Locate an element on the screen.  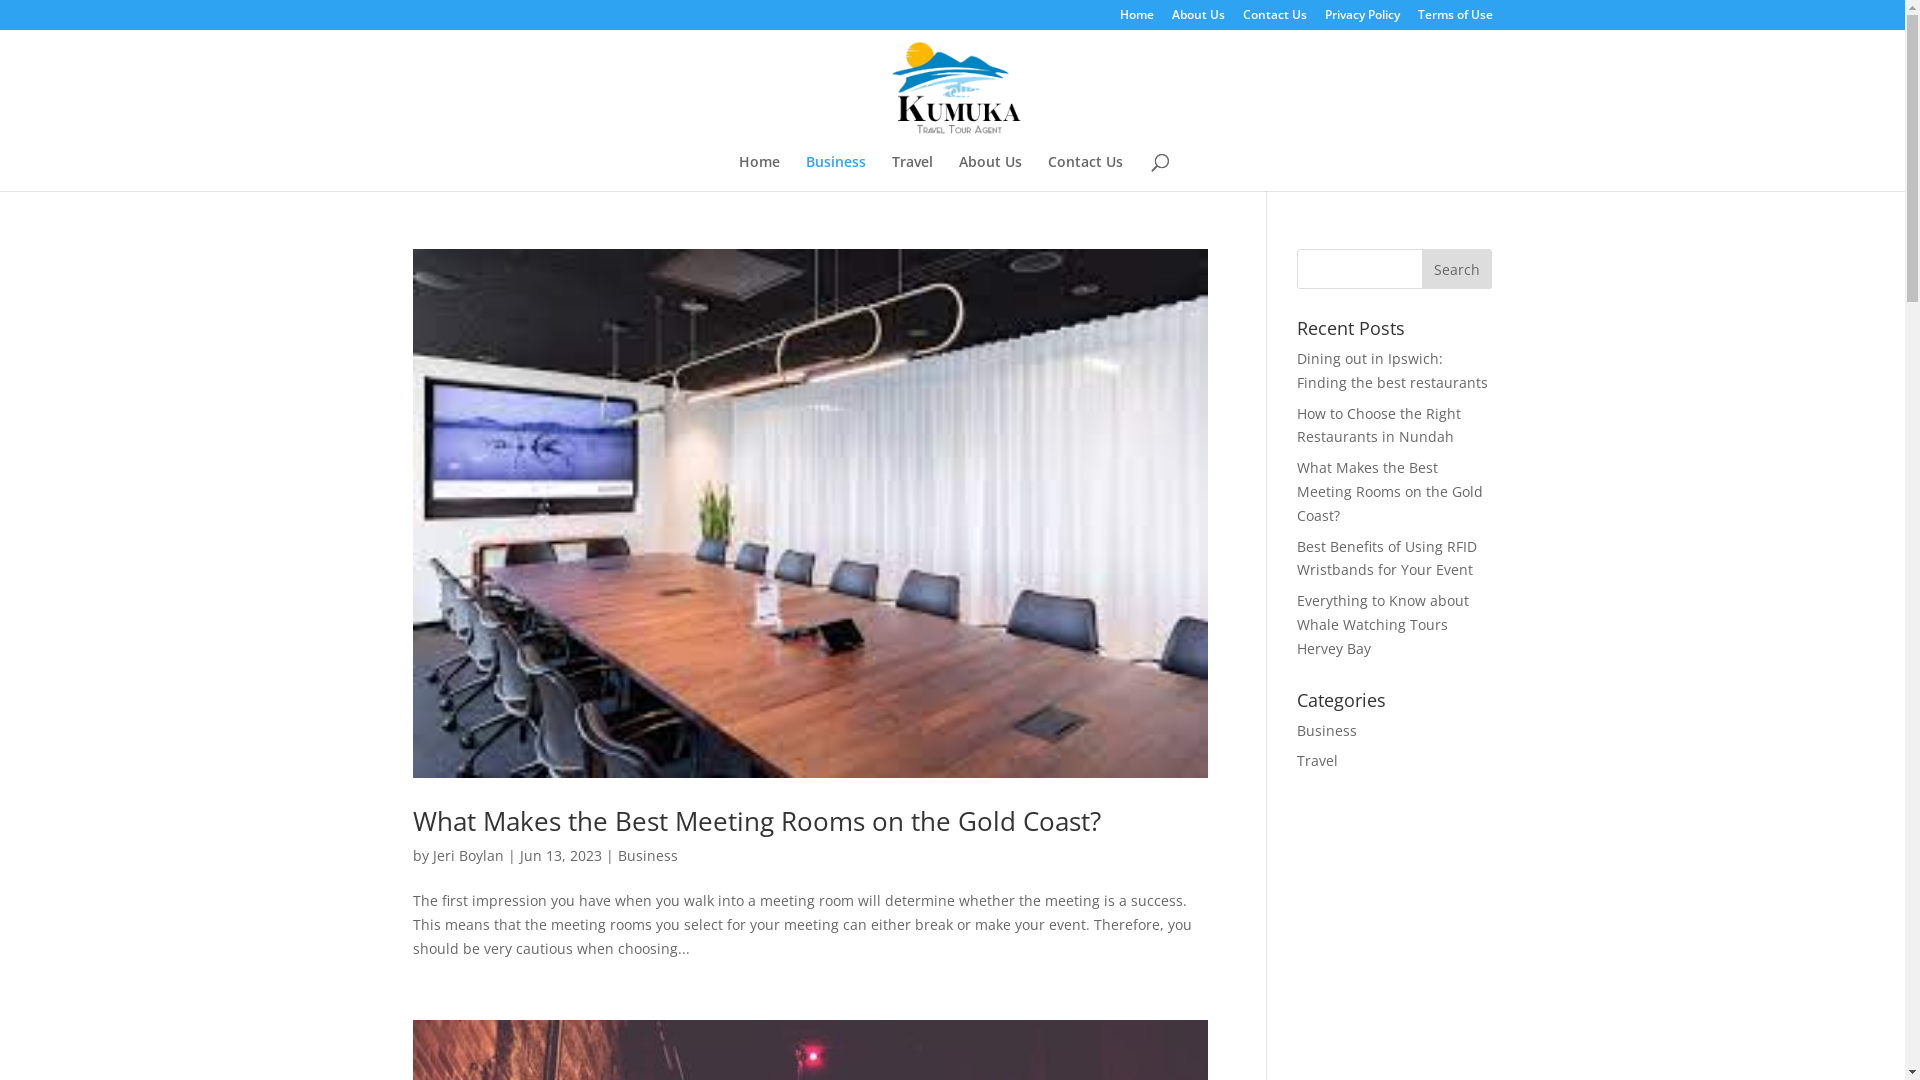
'What Makes the Best Meeting Rooms on the Gold Coast?' is located at coordinates (754, 821).